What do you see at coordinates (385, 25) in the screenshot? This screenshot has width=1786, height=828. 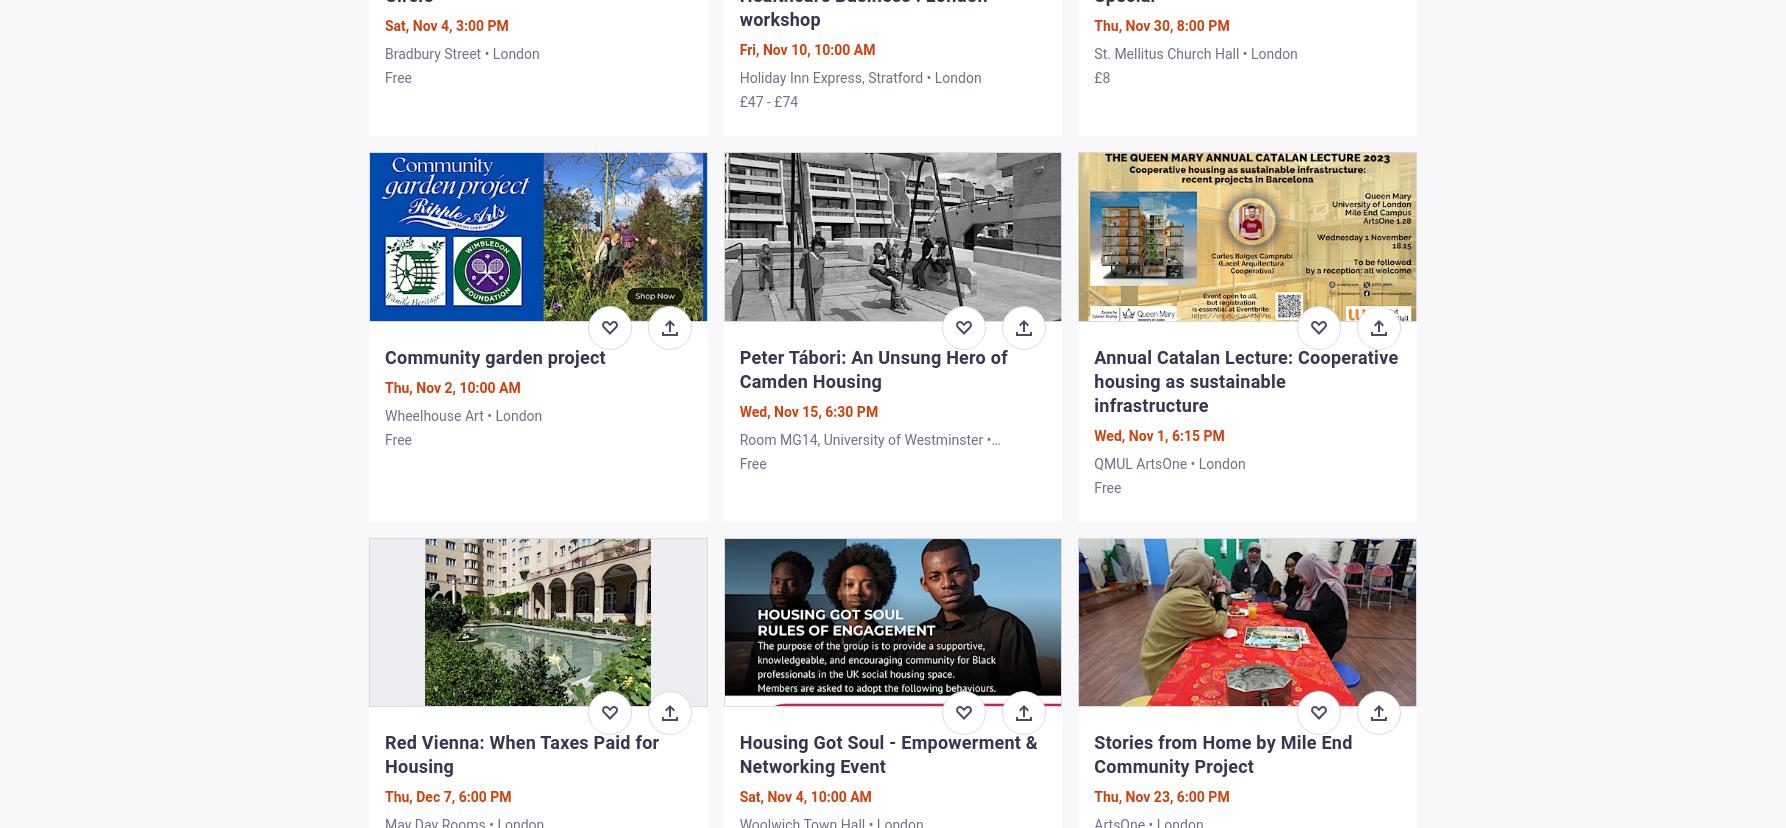 I see `'Sat, Nov 4, 3:00 PM'` at bounding box center [385, 25].